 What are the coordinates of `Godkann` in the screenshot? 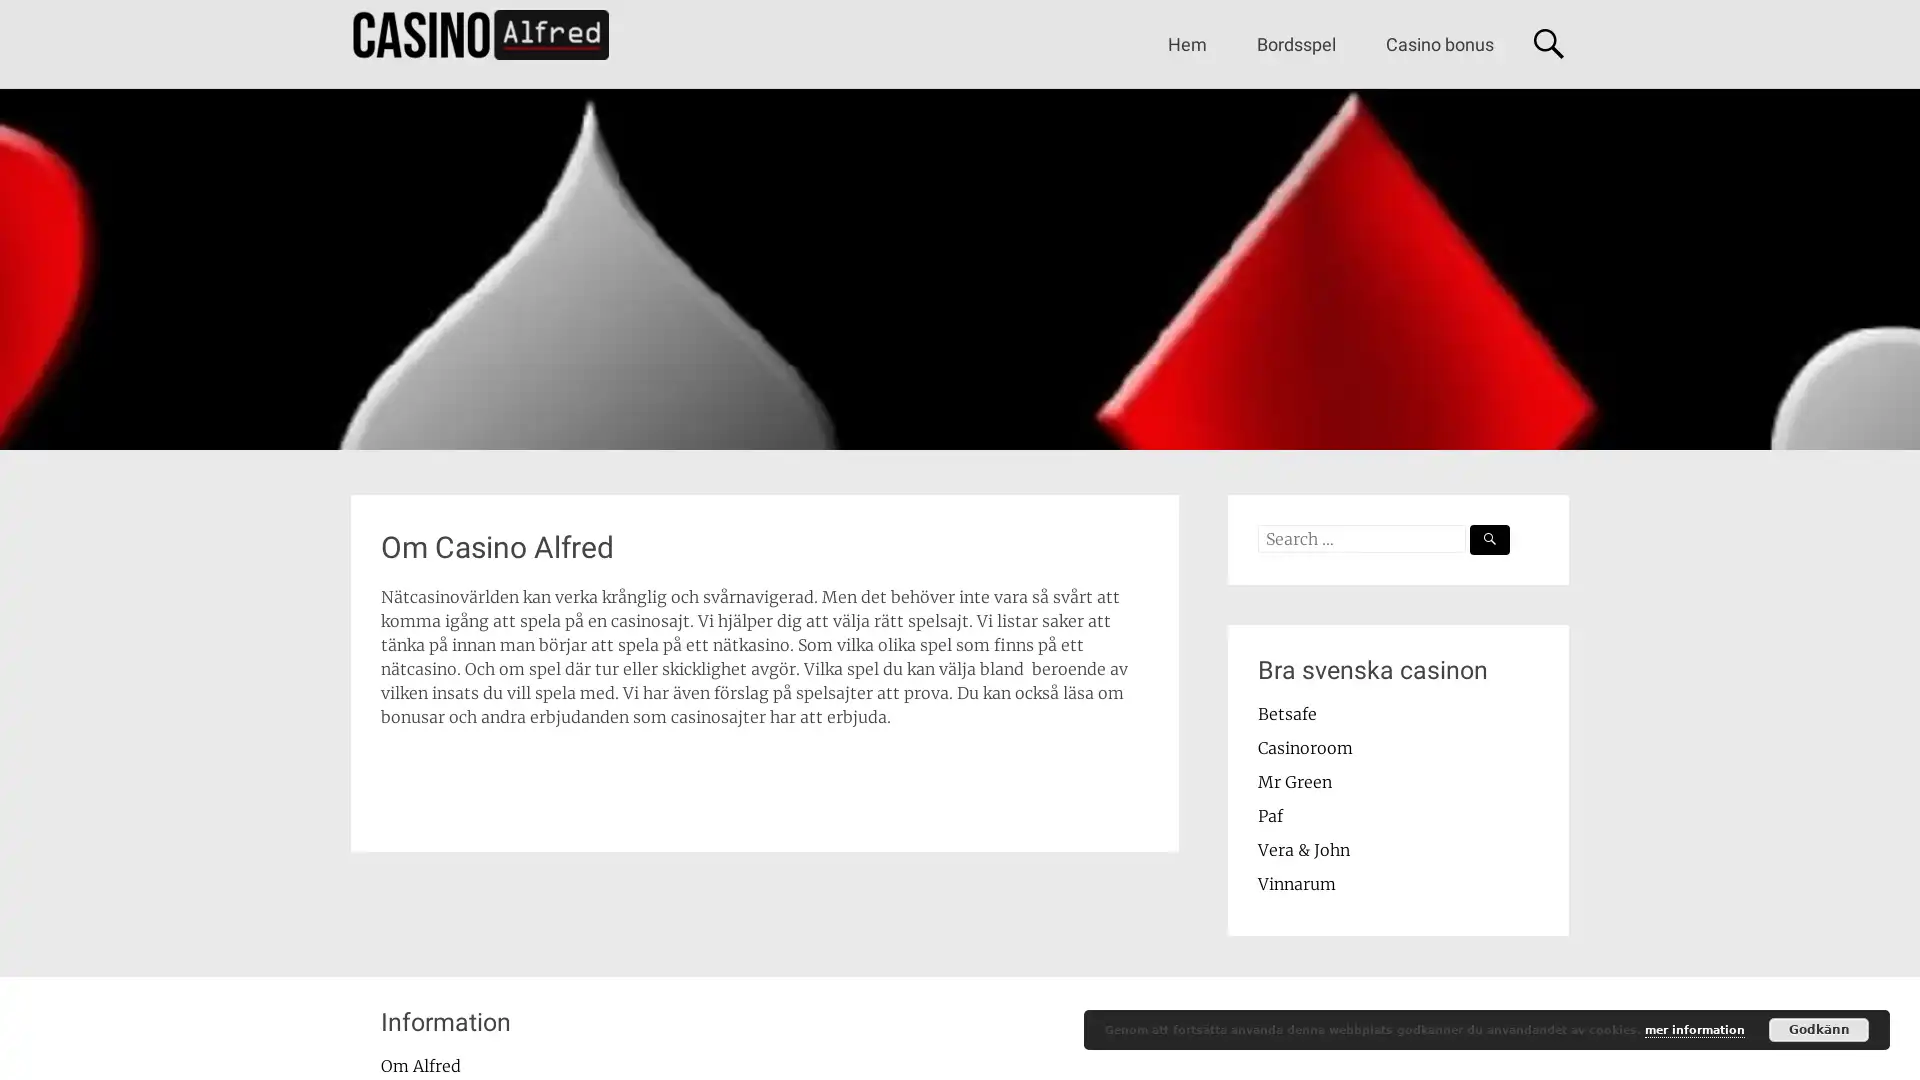 It's located at (1819, 1029).